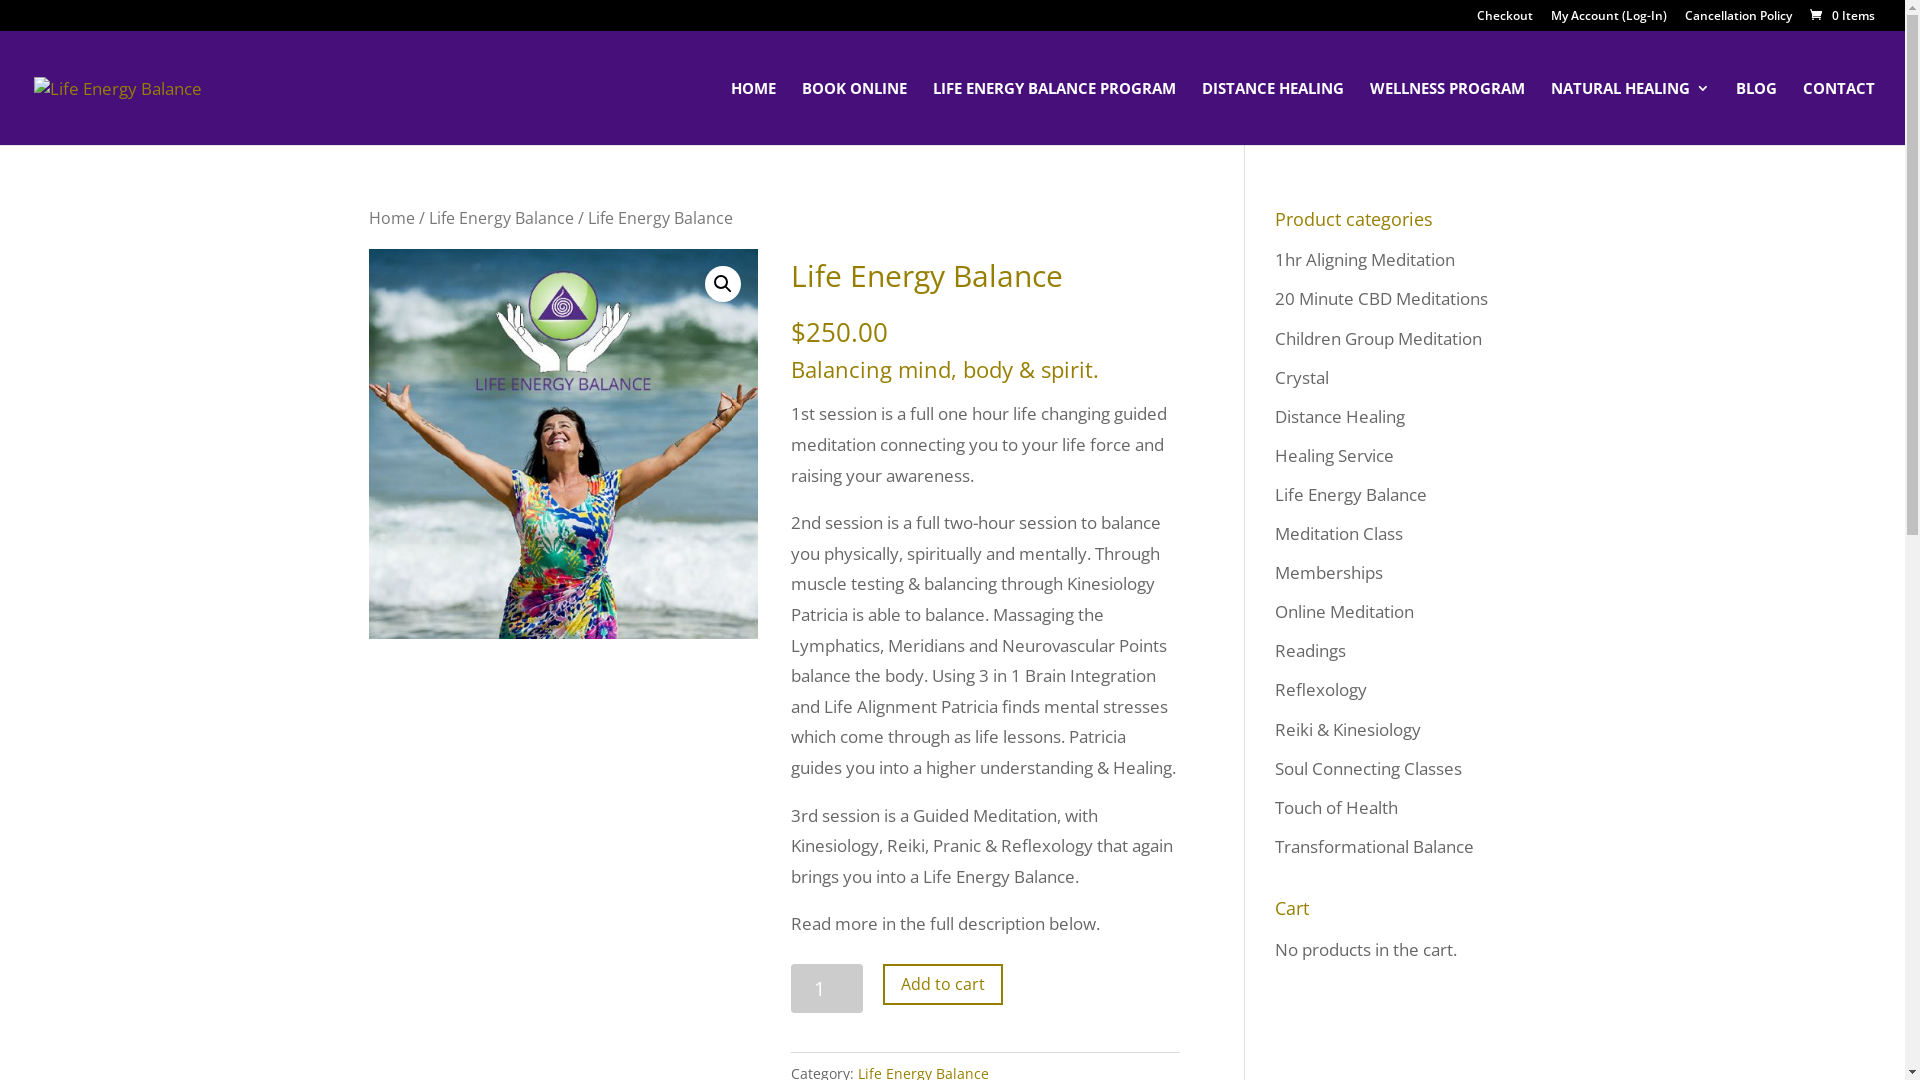  I want to click on 'LIFE ENERGY BALANCE PROGRAM', so click(1053, 112).